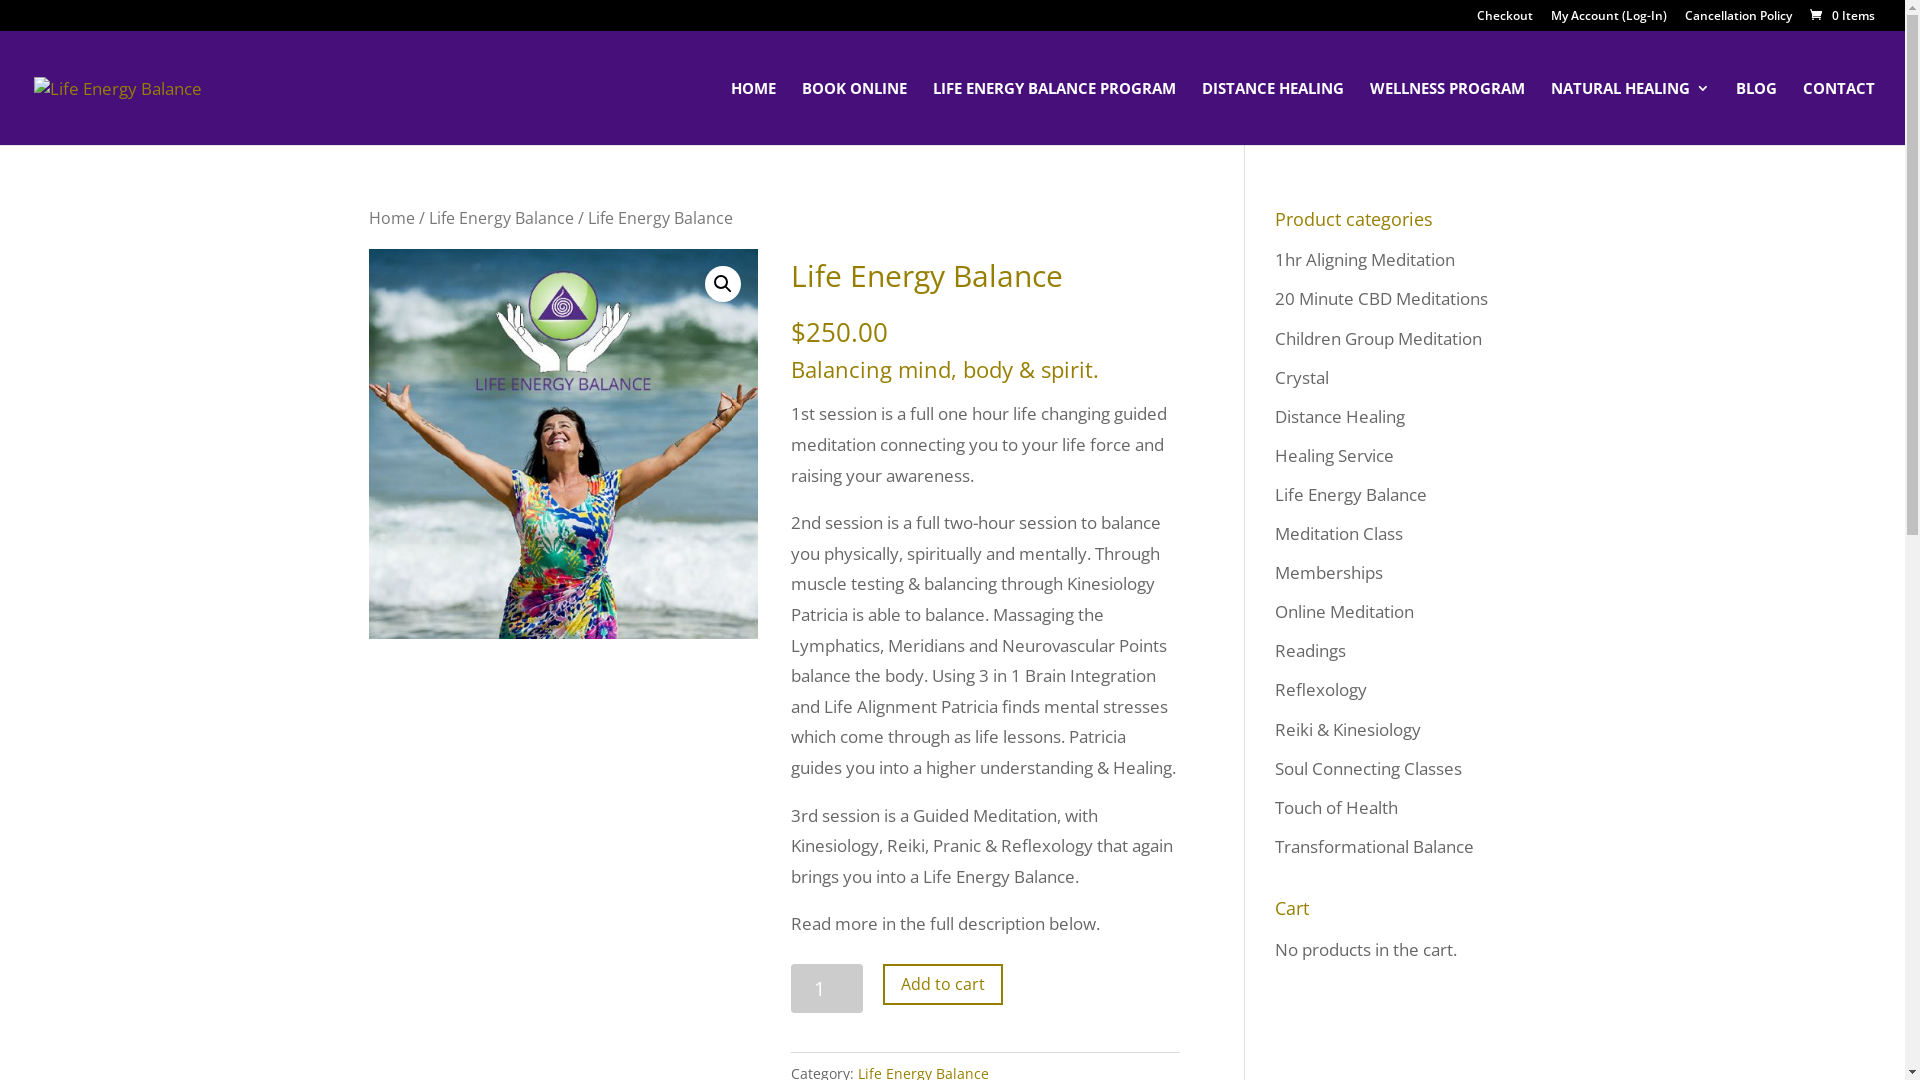  I want to click on 'LIFE ENERGY BALANCE PROGRAM', so click(1053, 112).